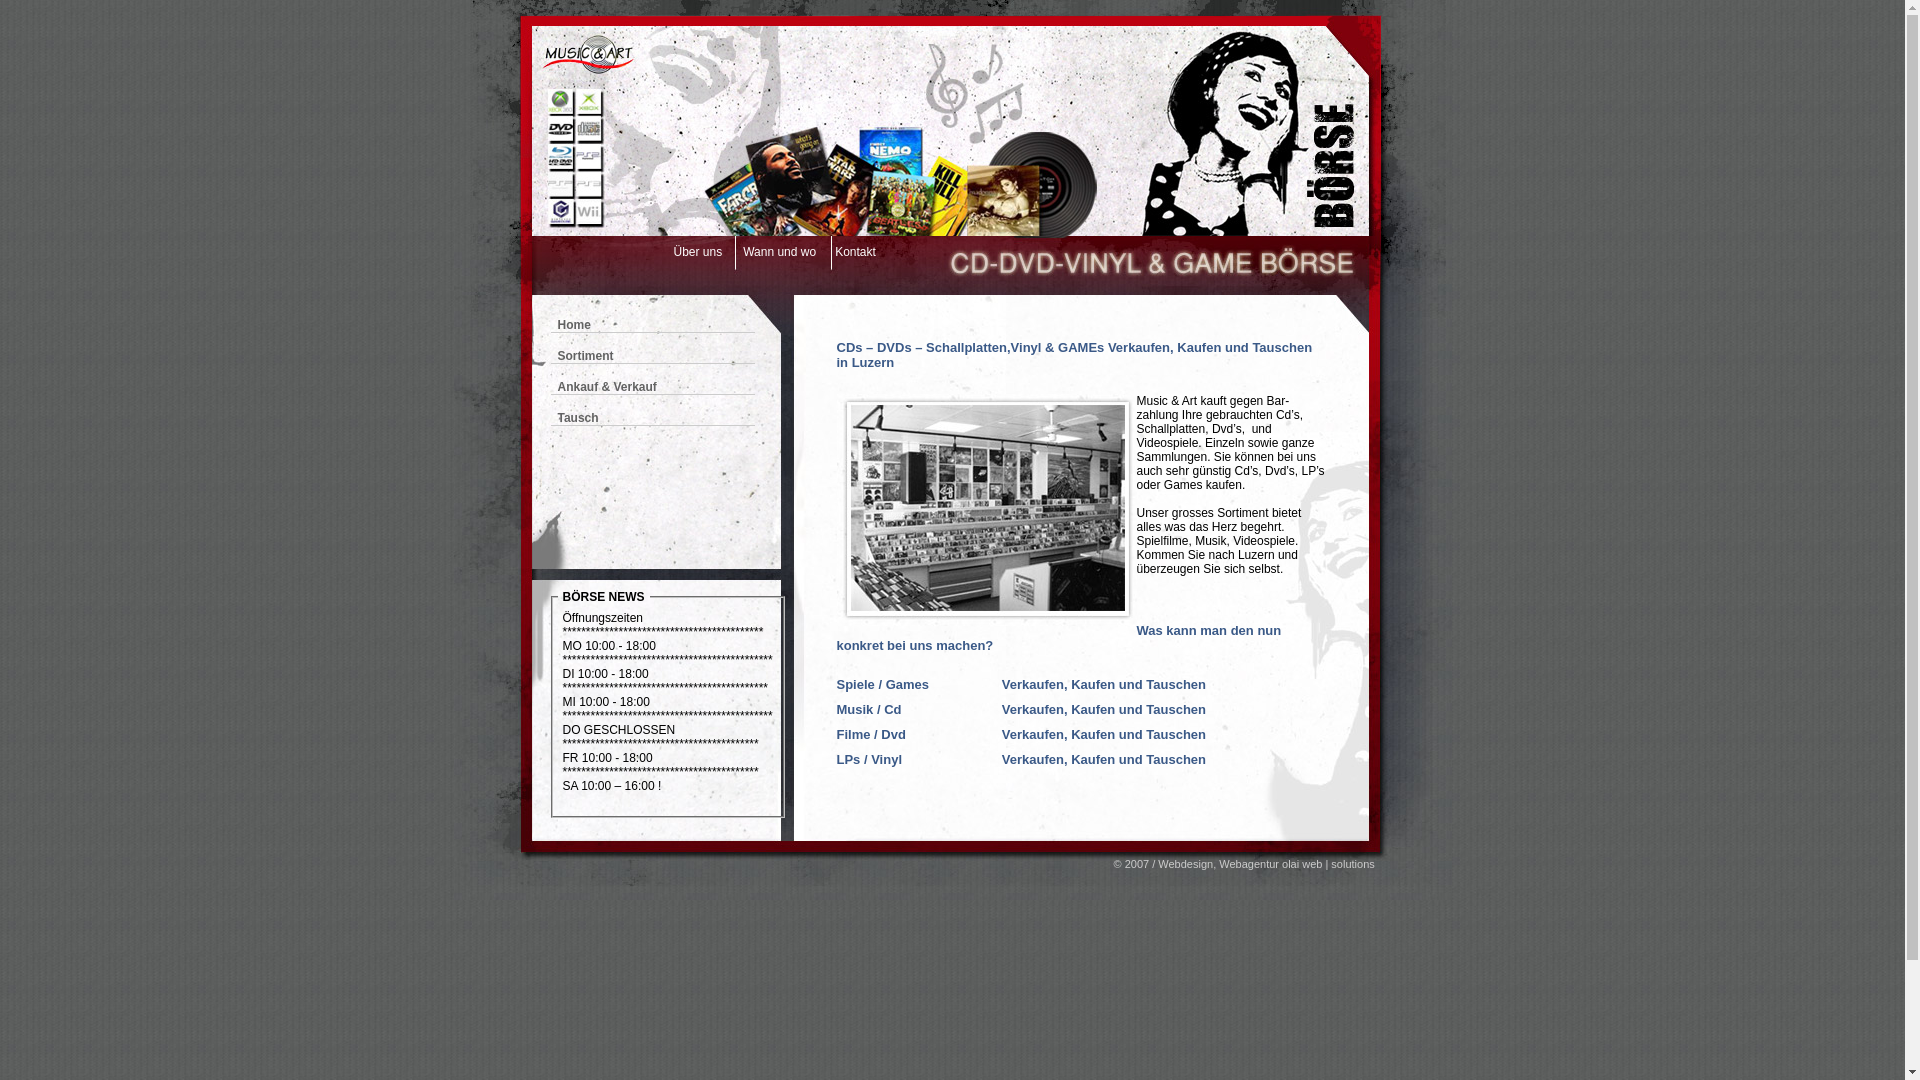  I want to click on 'Wann und wo', so click(778, 250).